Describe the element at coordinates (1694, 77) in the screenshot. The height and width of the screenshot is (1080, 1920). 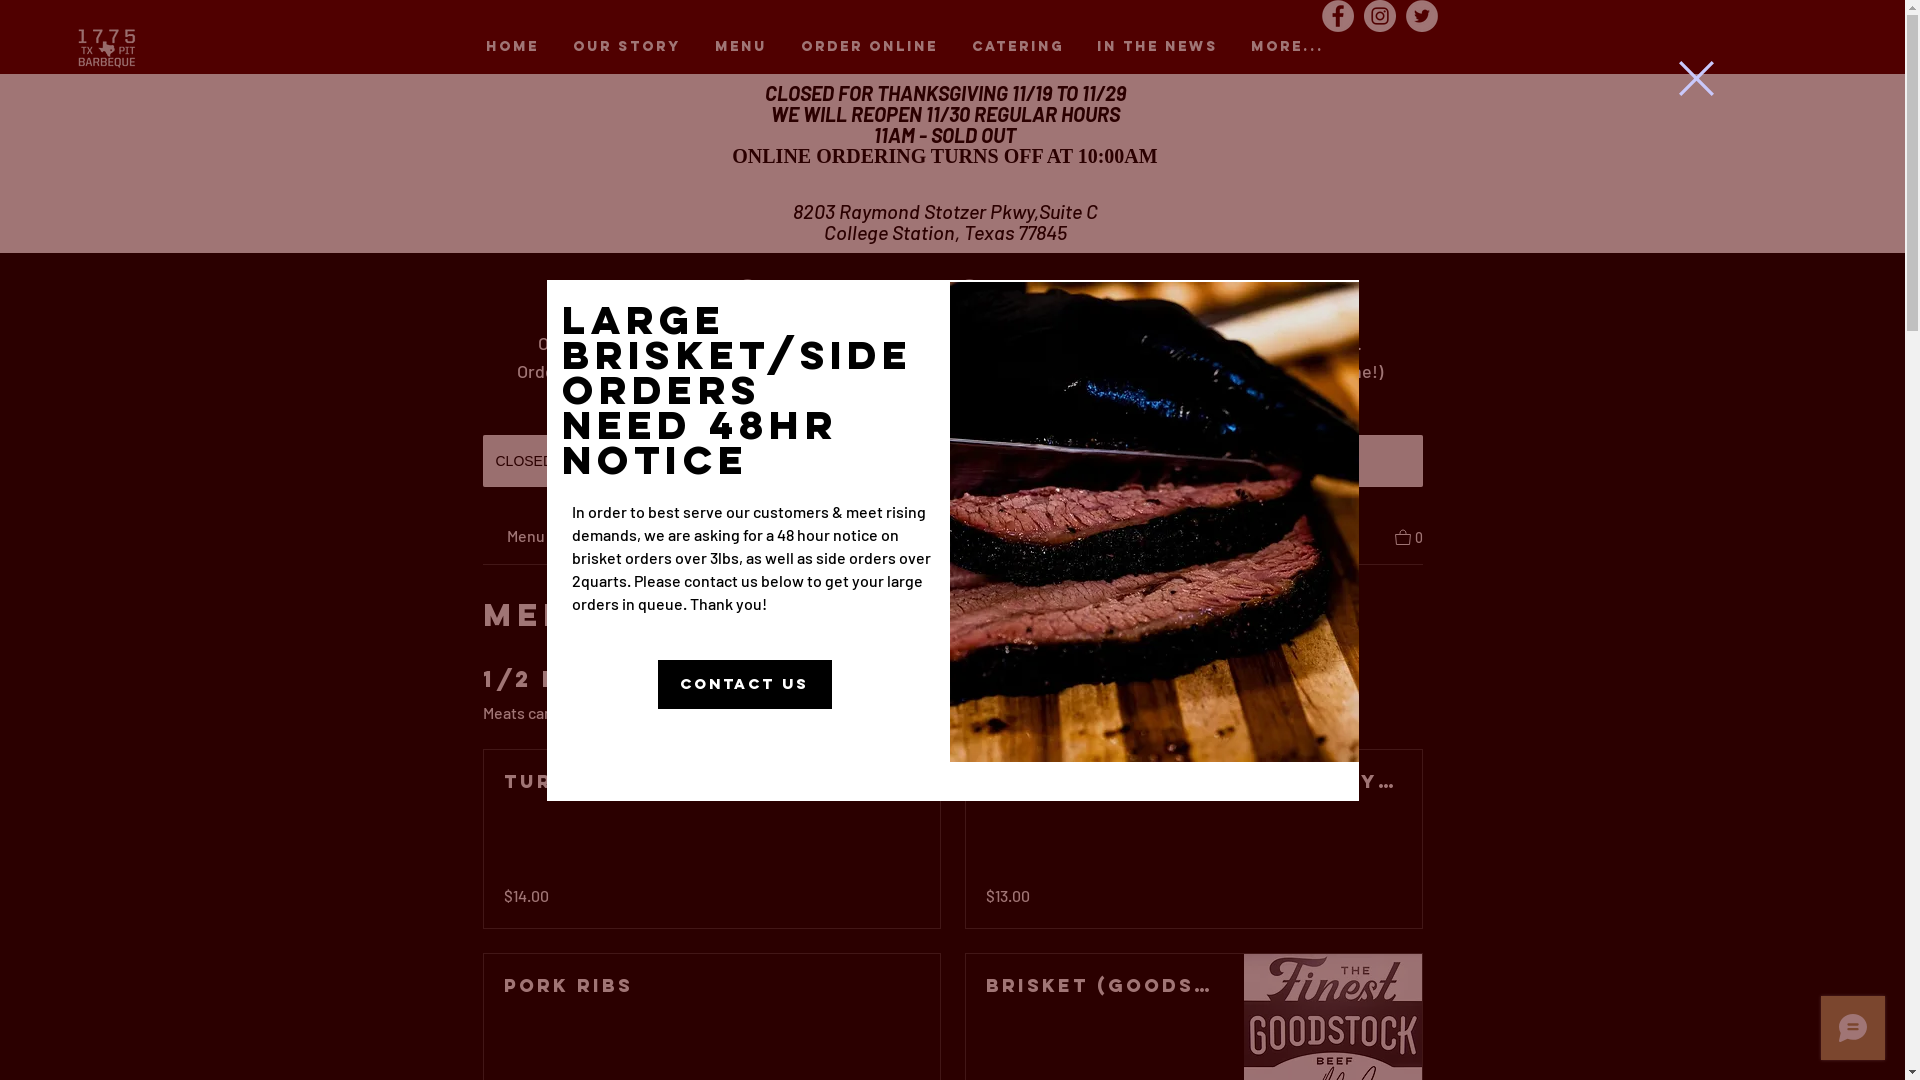
I see `'Back to site'` at that location.